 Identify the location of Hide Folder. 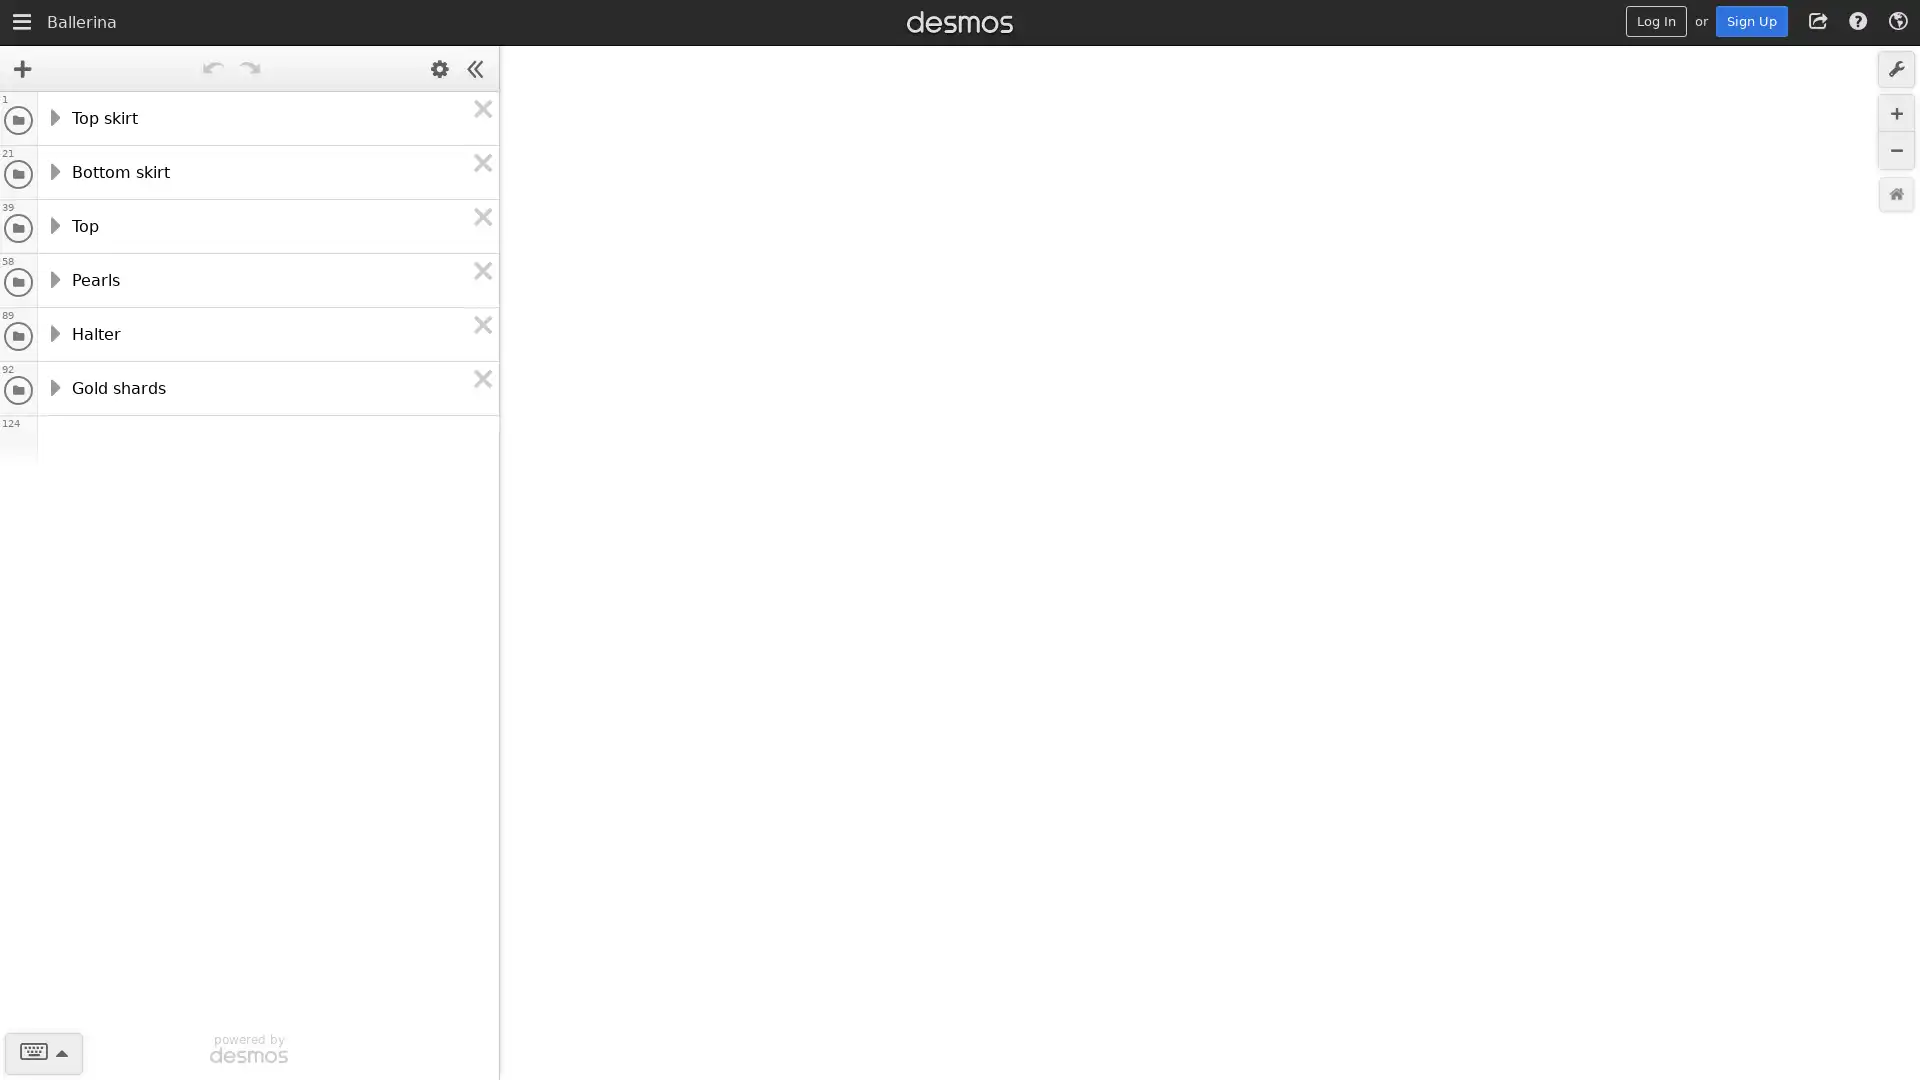
(18, 172).